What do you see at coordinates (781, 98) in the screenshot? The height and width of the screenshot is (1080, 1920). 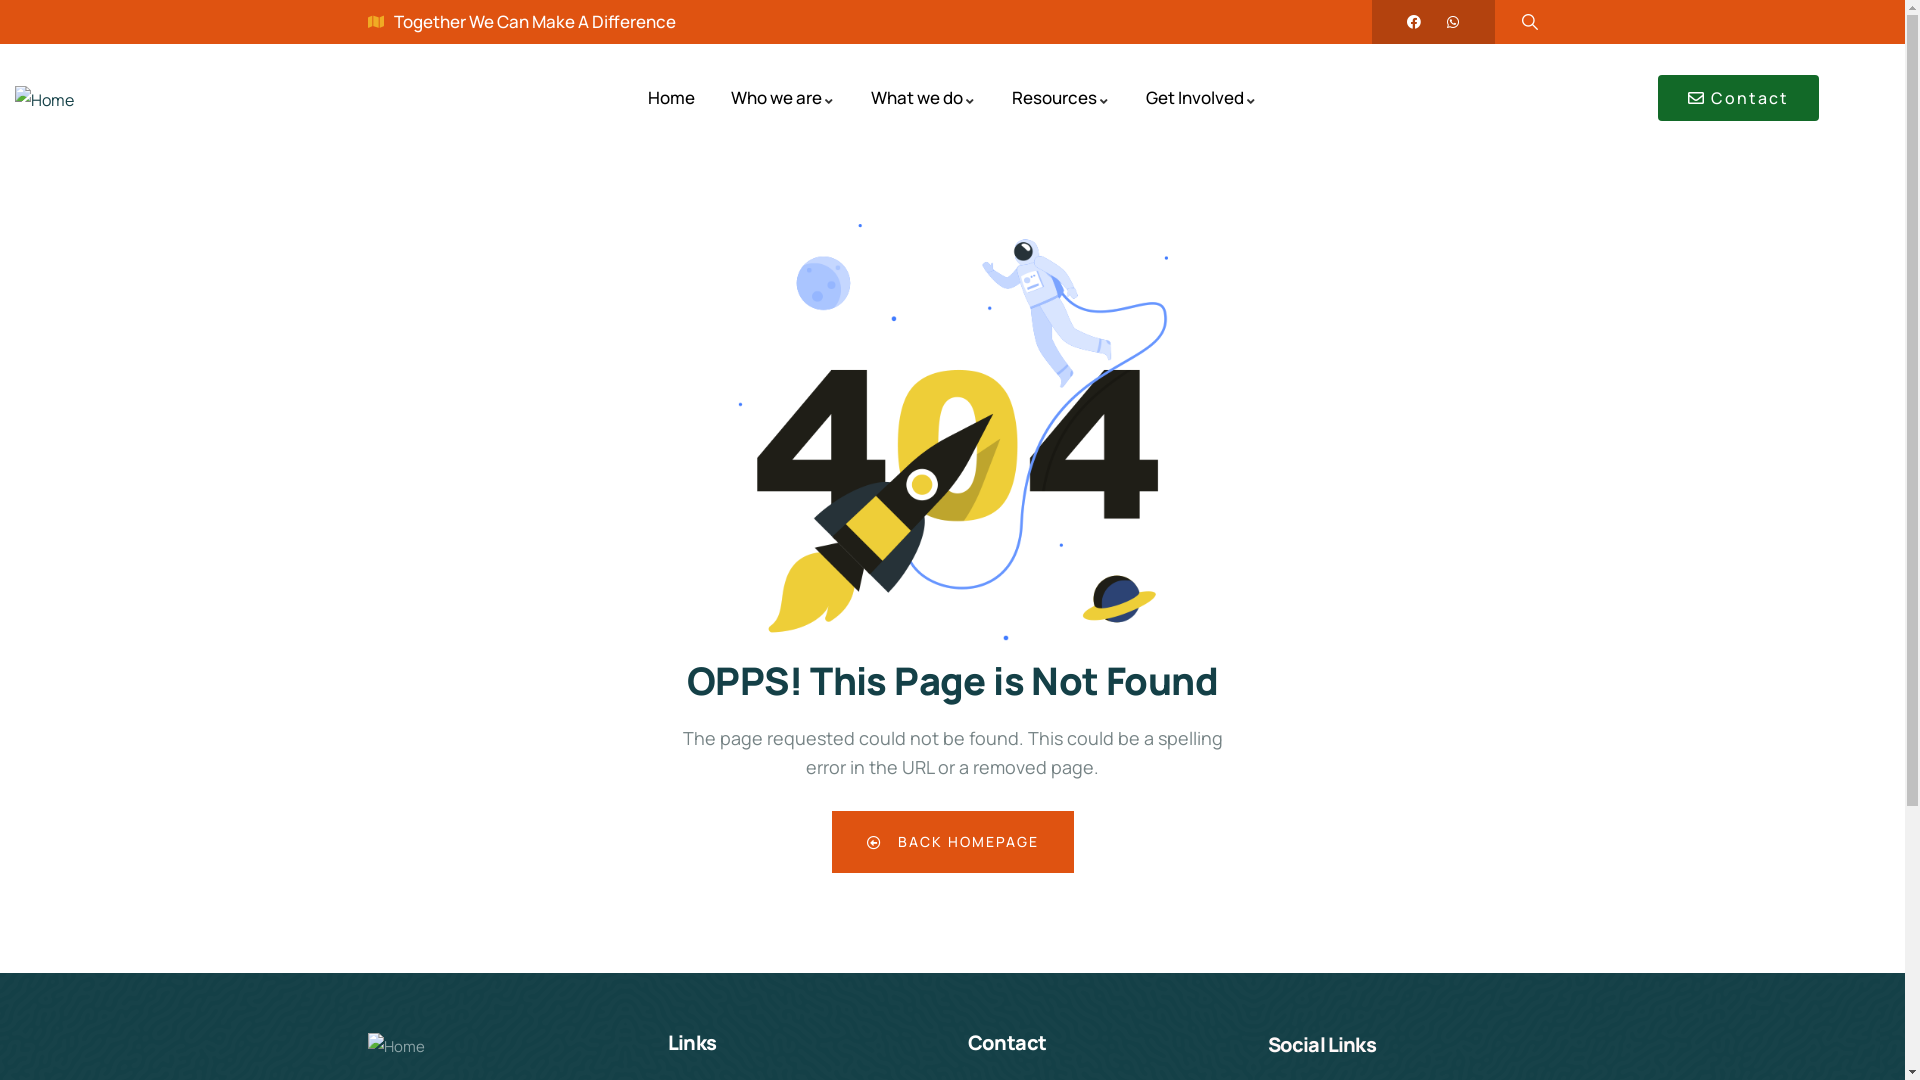 I see `'Who we are'` at bounding box center [781, 98].